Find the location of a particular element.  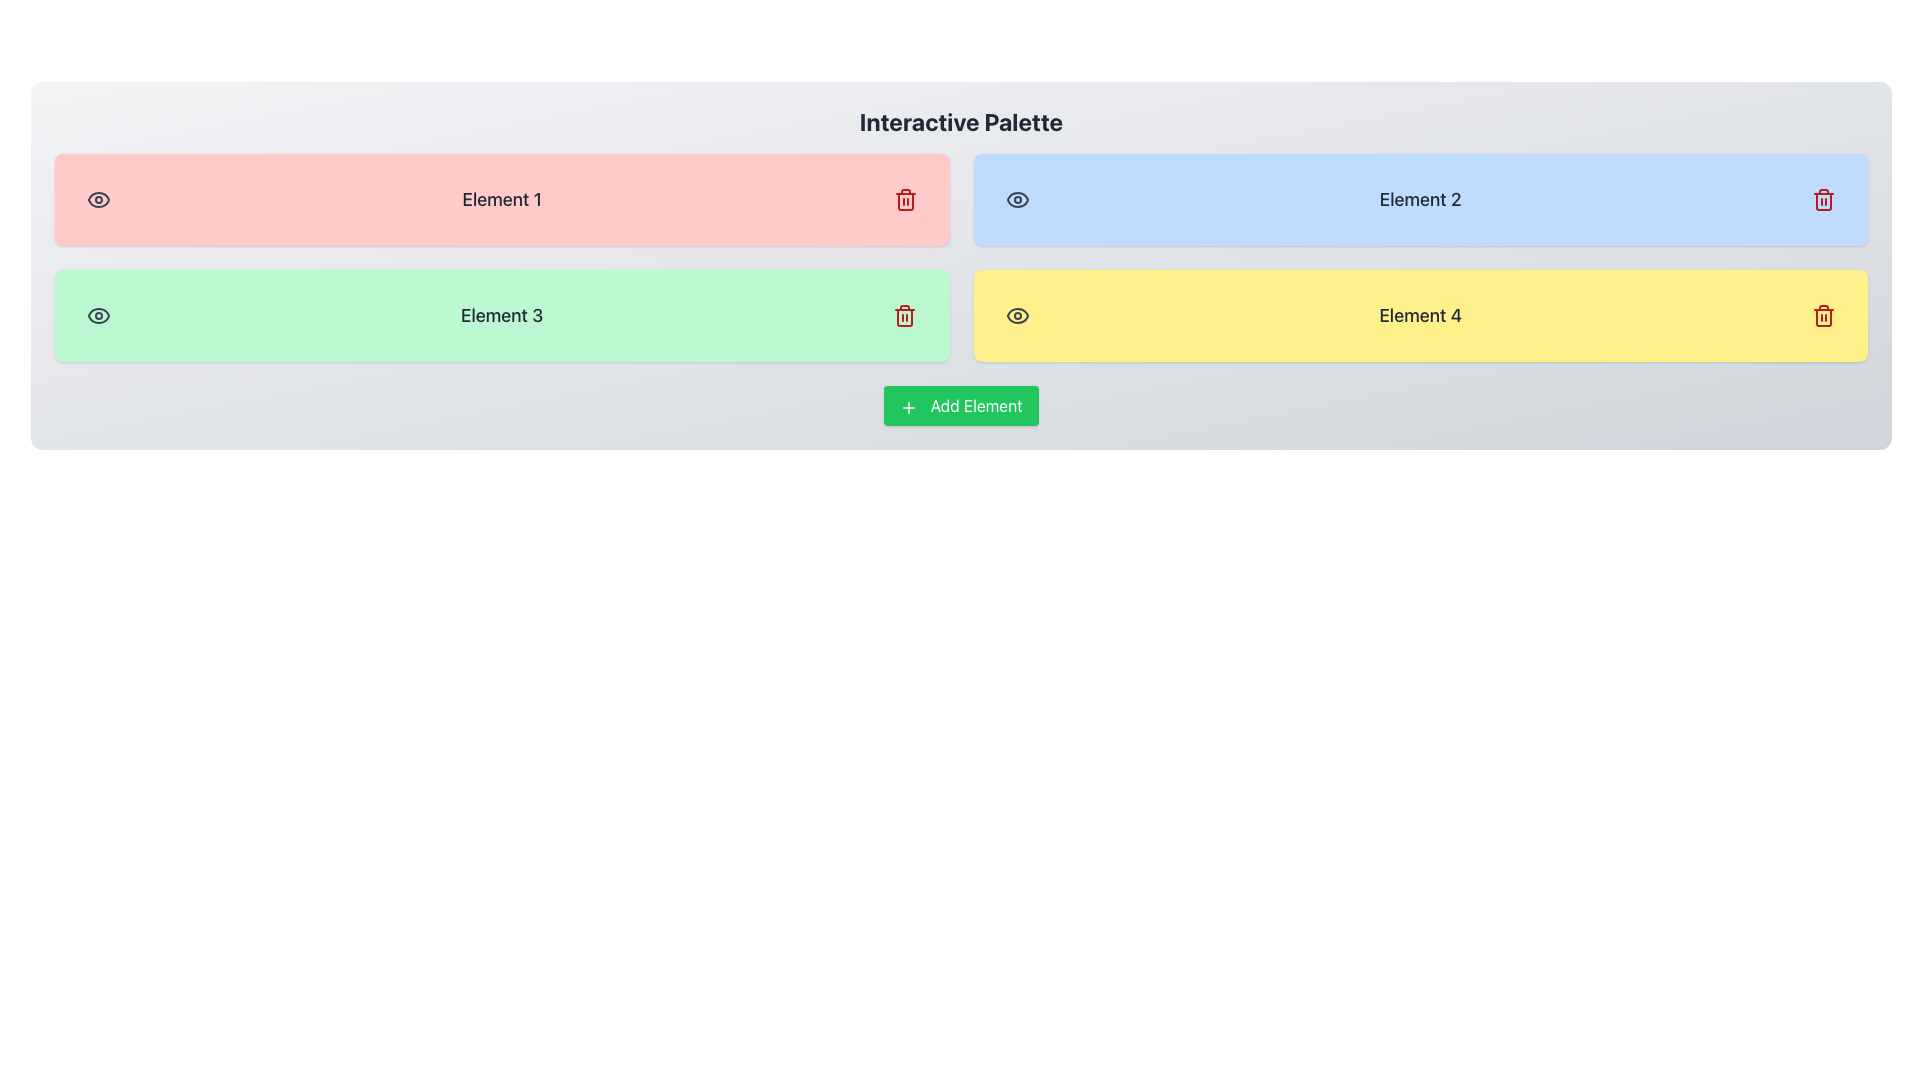

the trash can icon, which represents a delete or remove action, located at the right end of the blue 'Element 2' block is located at coordinates (1824, 201).